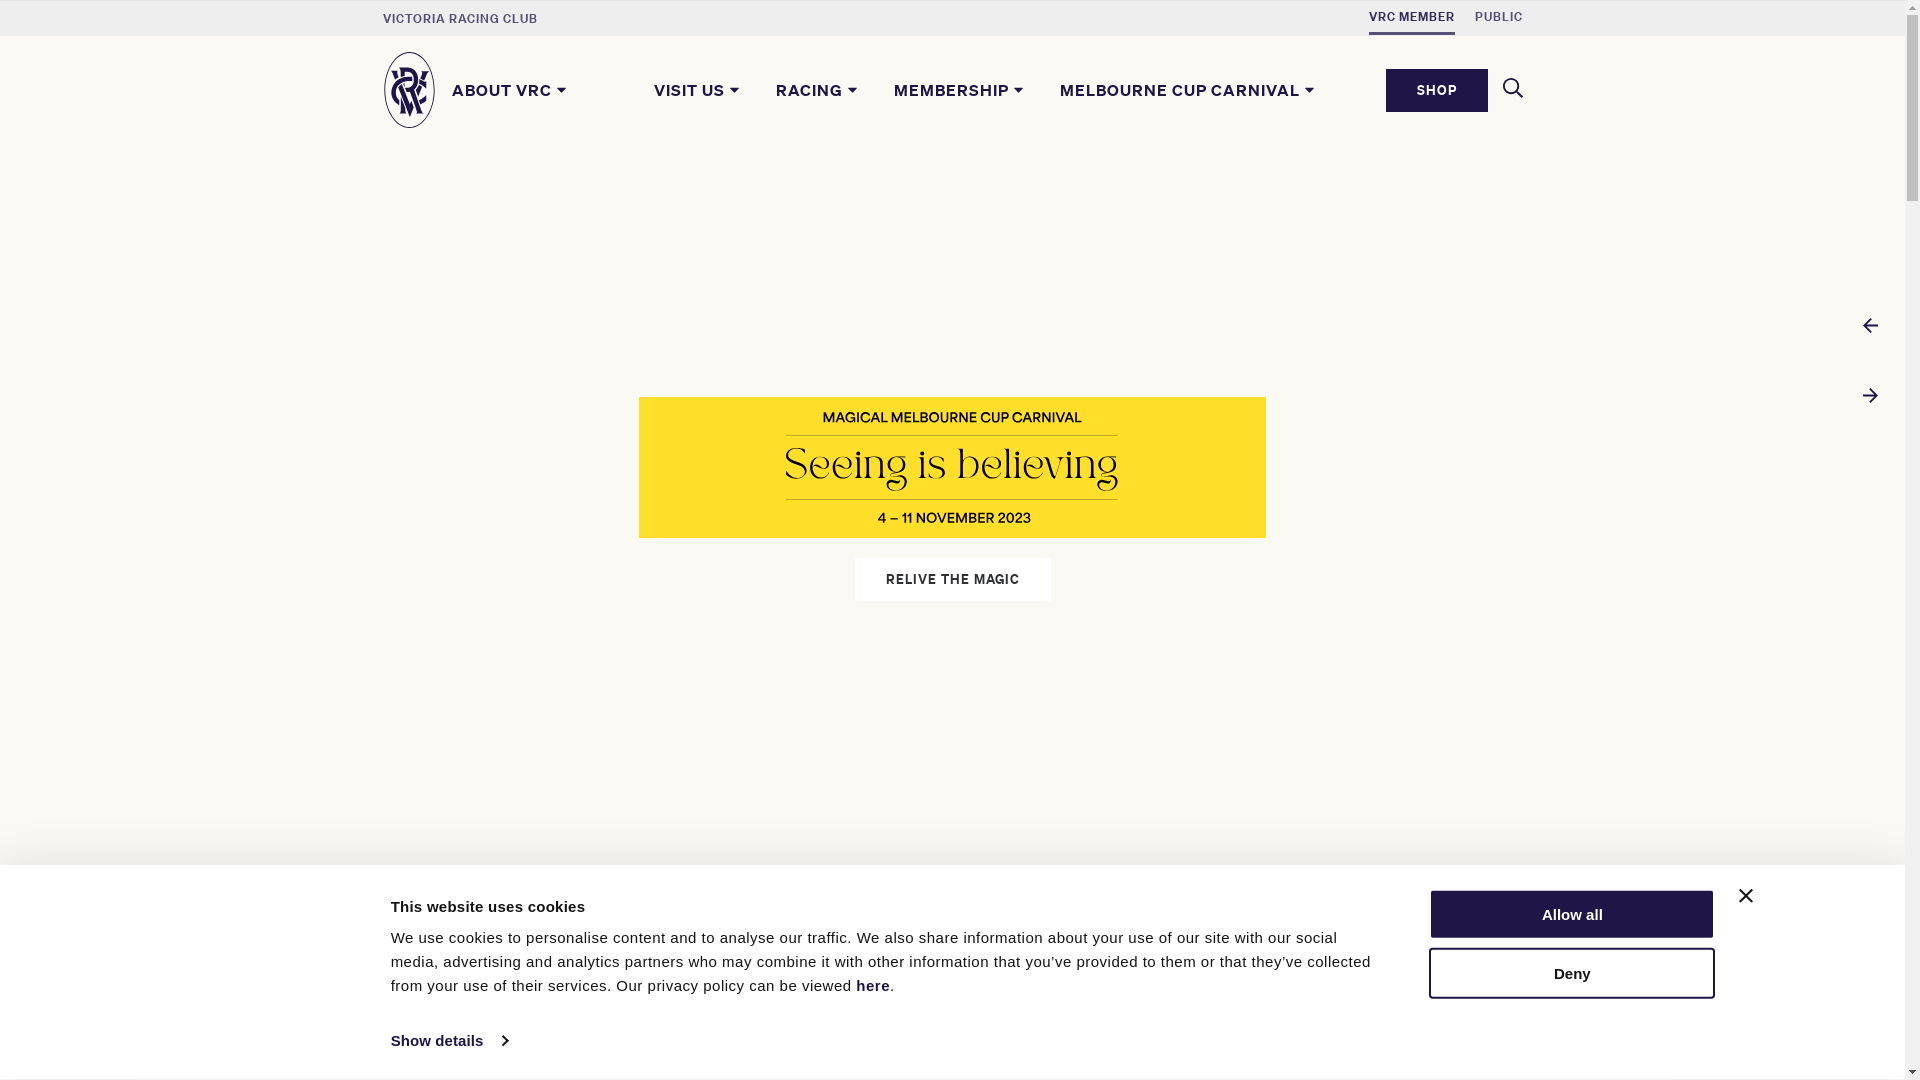 This screenshot has width=1920, height=1080. What do you see at coordinates (1189, 88) in the screenshot?
I see `'MELBOURNE CUP CARNIVAL'` at bounding box center [1189, 88].